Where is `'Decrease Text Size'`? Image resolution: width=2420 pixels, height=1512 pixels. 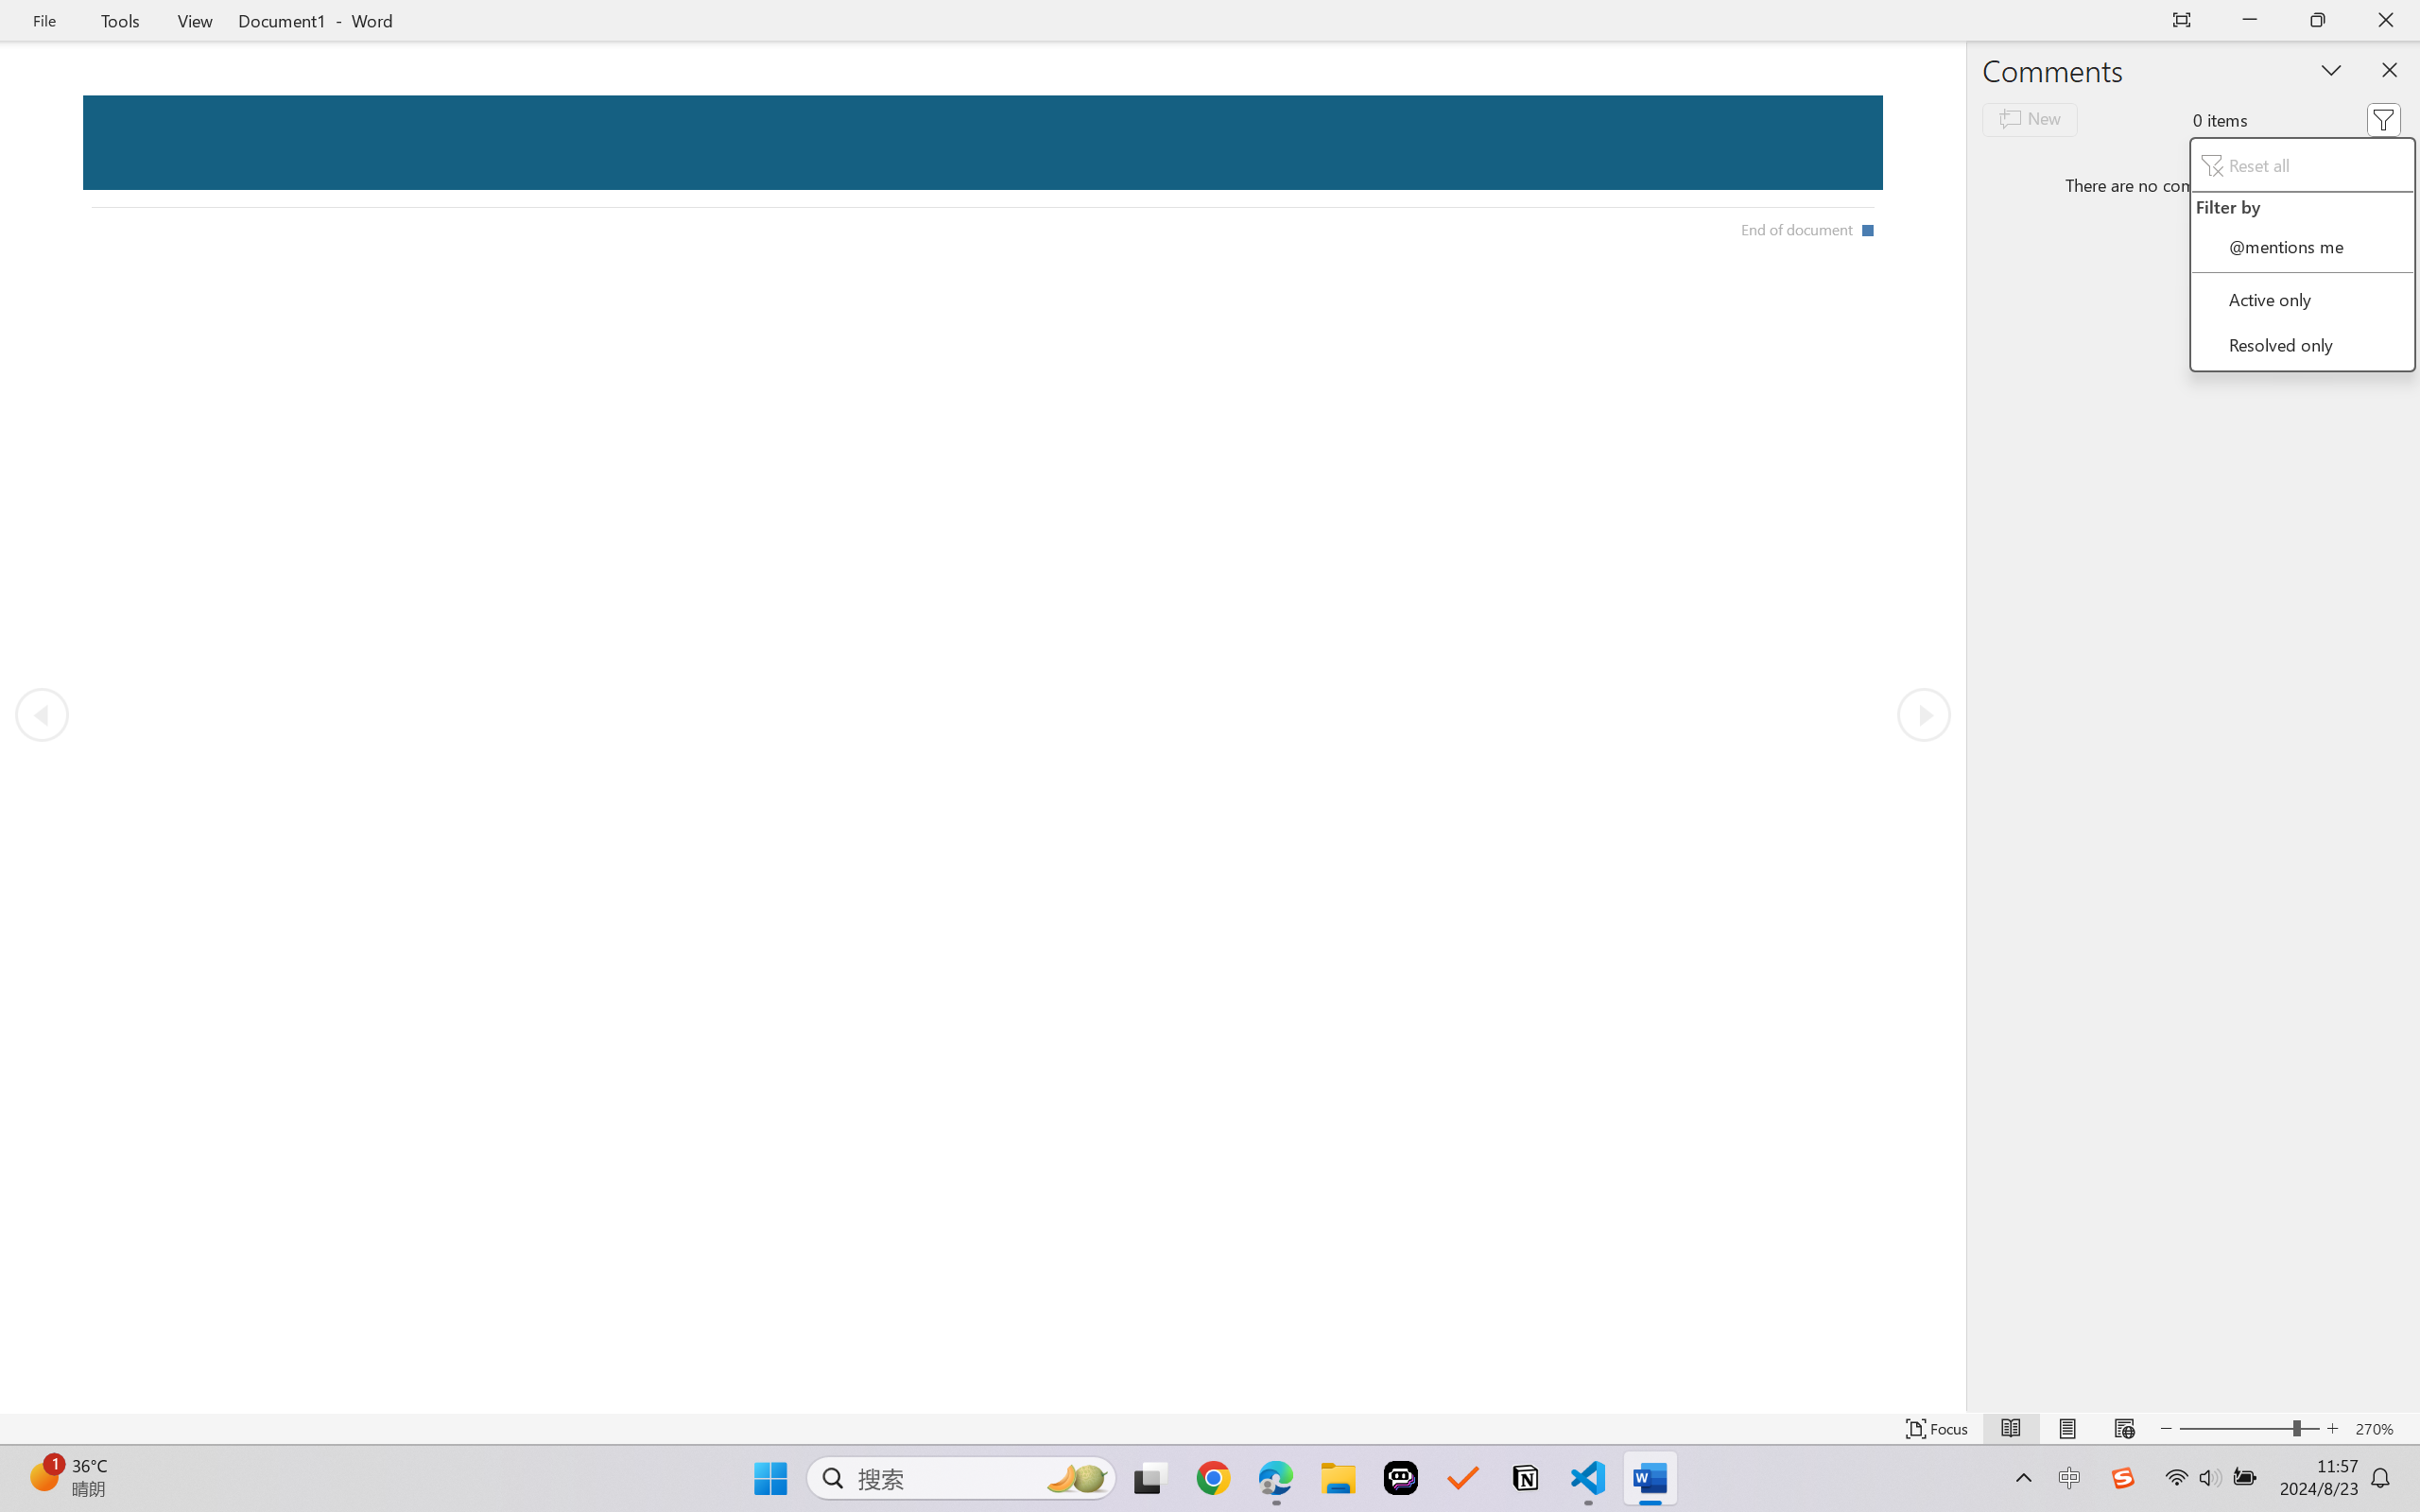
'Decrease Text Size' is located at coordinates (2165, 1428).